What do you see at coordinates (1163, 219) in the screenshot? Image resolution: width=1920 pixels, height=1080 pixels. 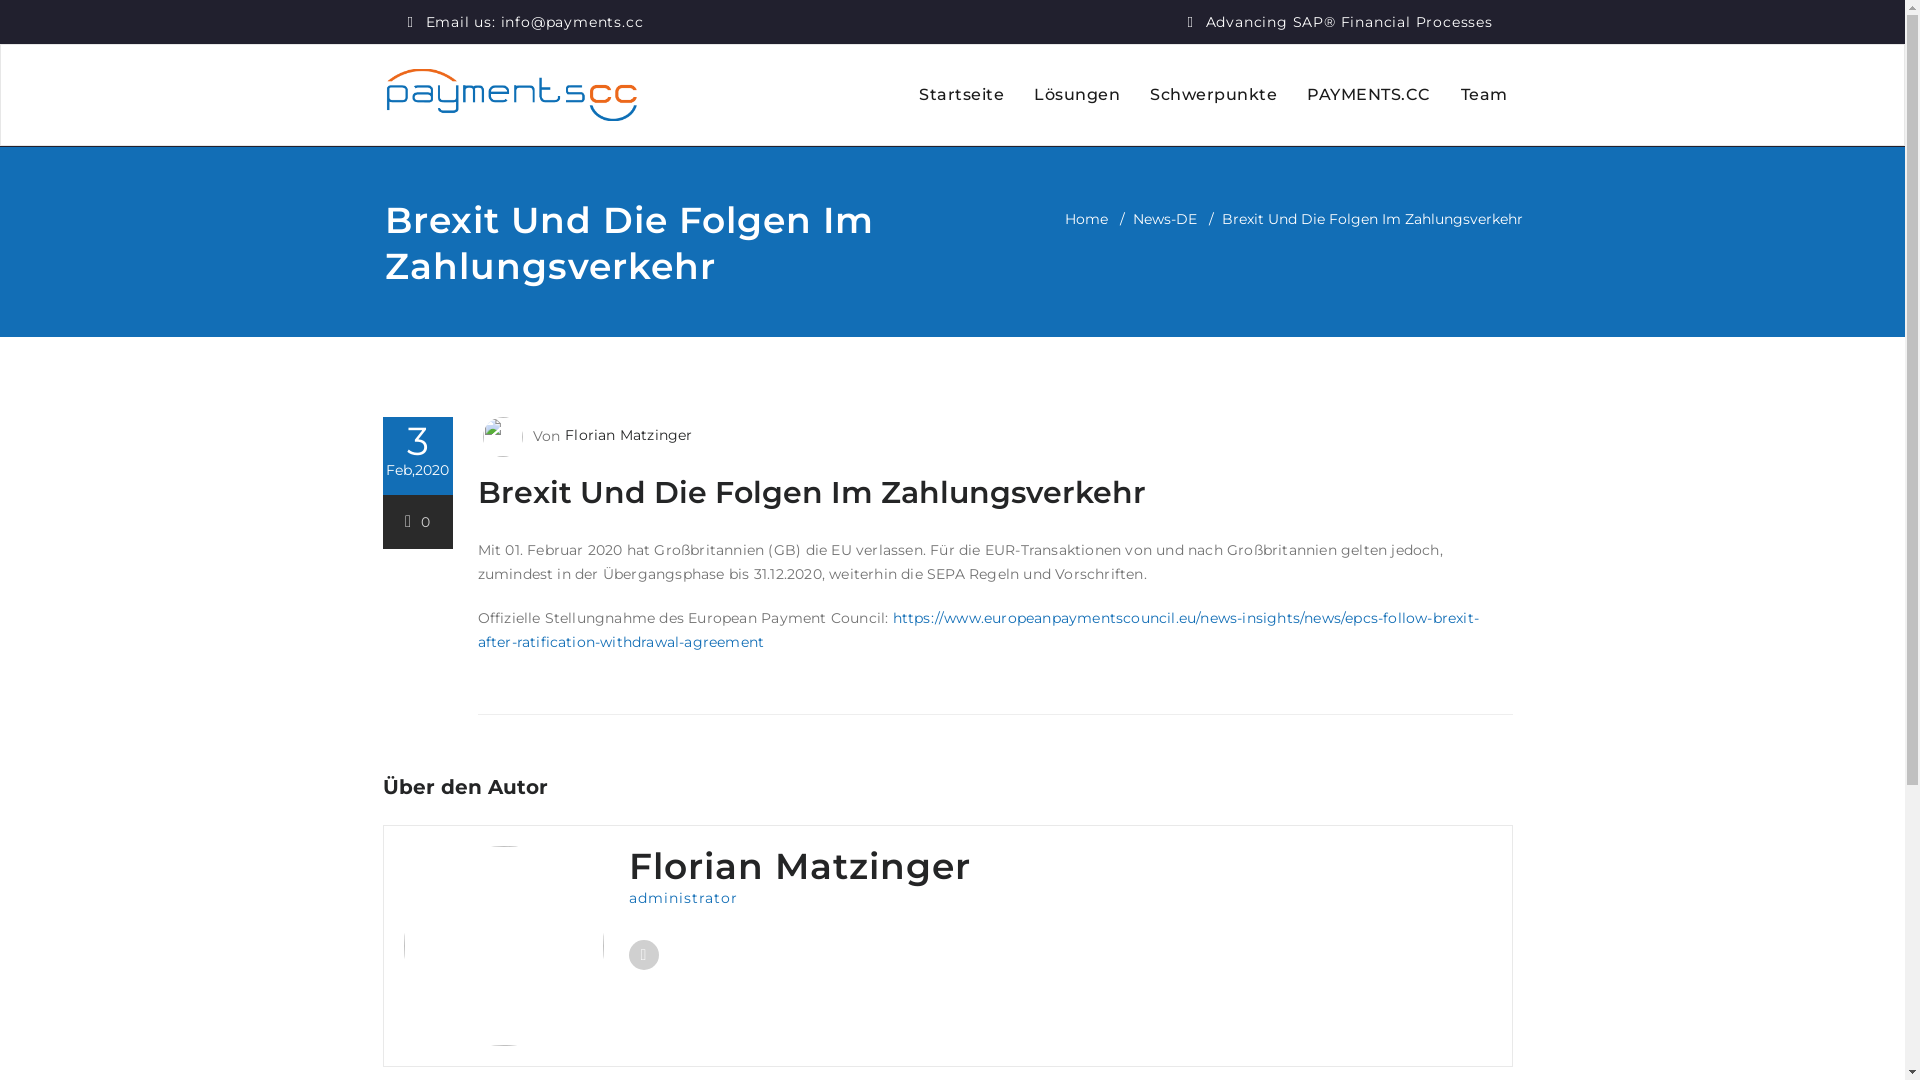 I see `'News-DE'` at bounding box center [1163, 219].